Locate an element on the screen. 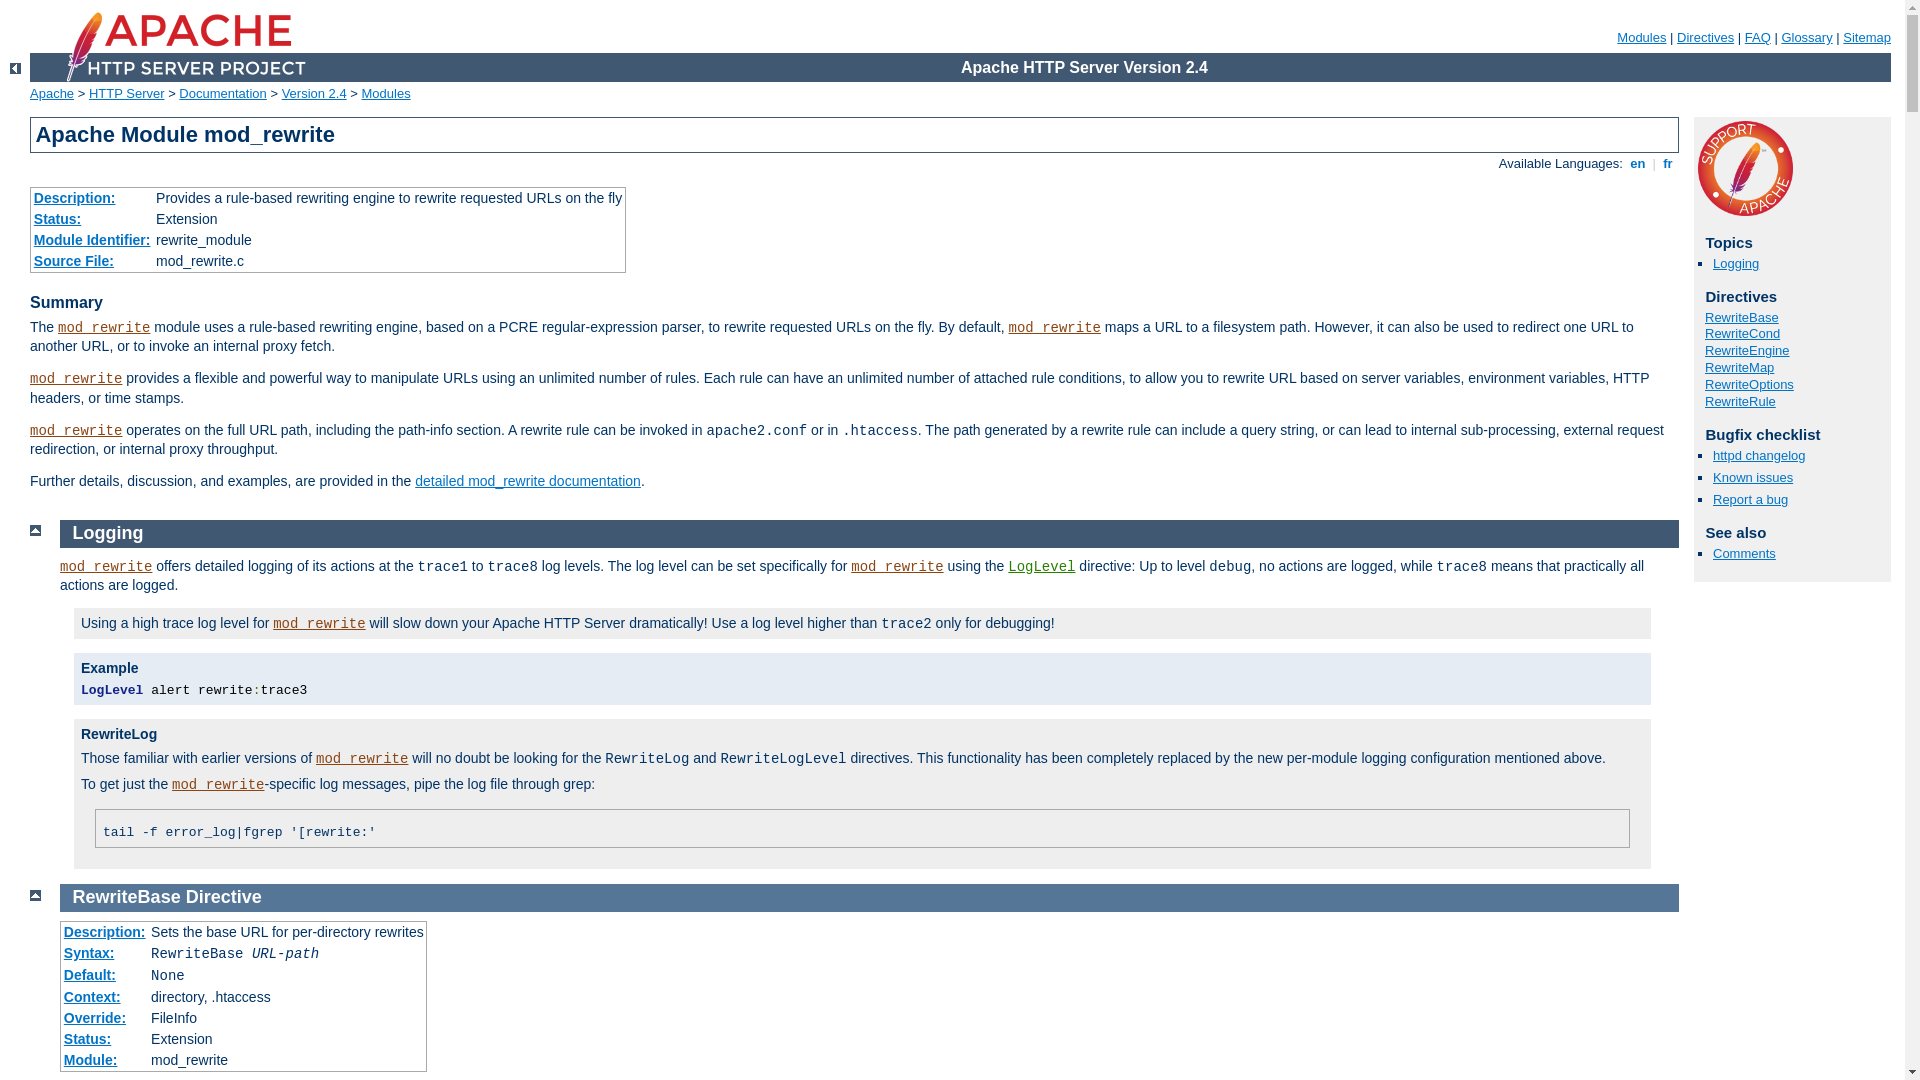  'Documentation' is located at coordinates (222, 93).